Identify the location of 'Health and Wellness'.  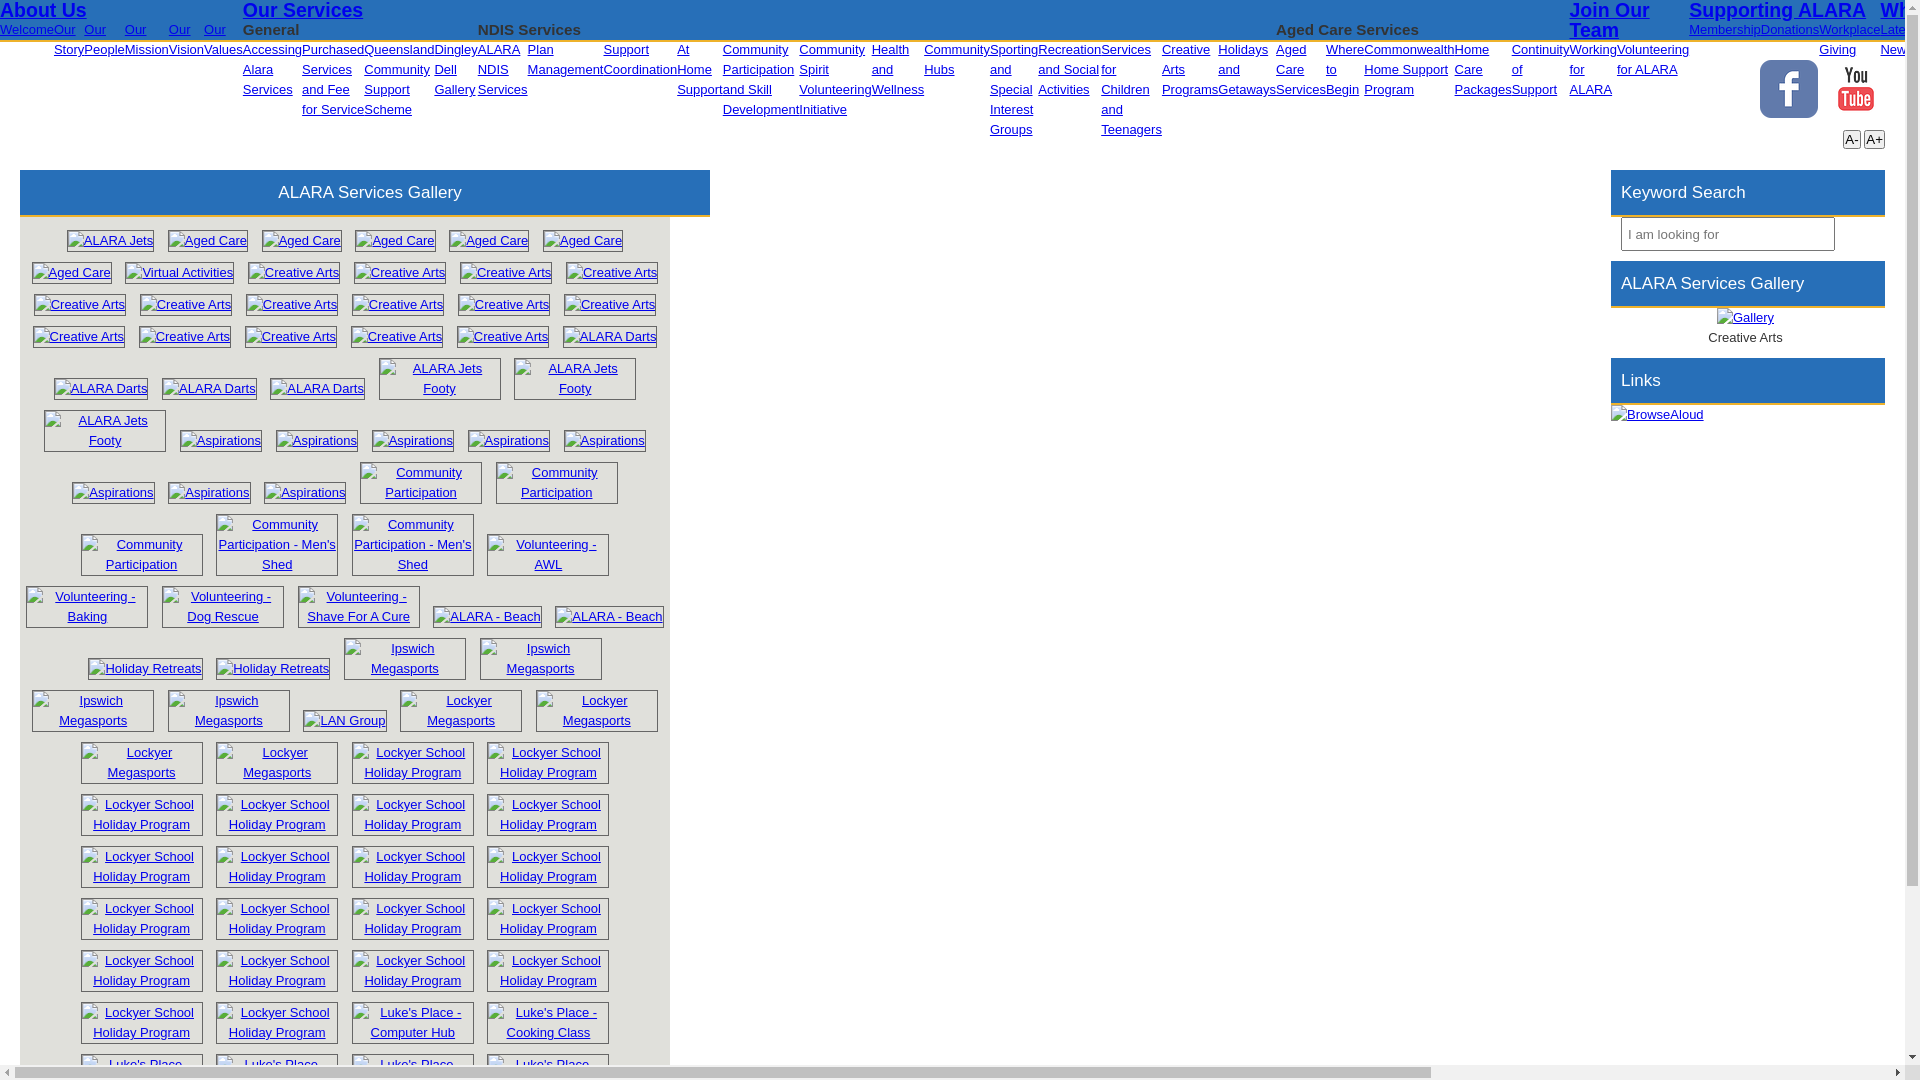
(897, 68).